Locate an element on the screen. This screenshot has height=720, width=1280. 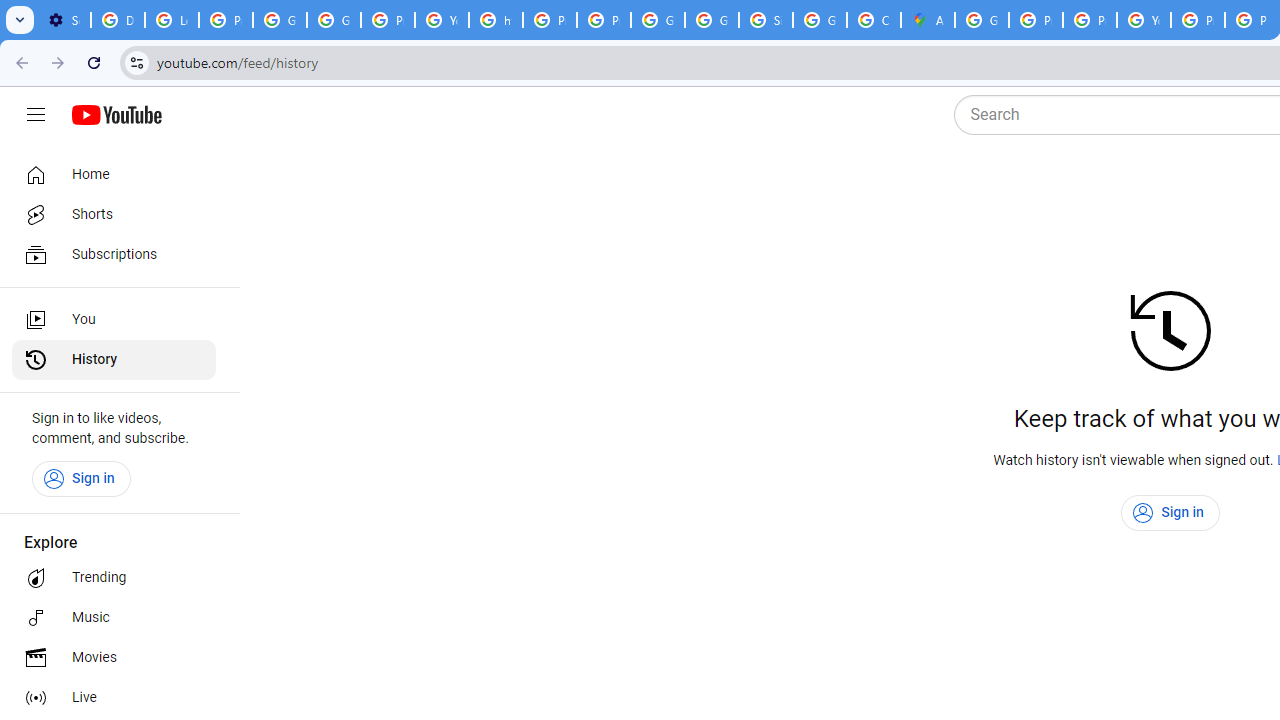
'History' is located at coordinates (112, 360).